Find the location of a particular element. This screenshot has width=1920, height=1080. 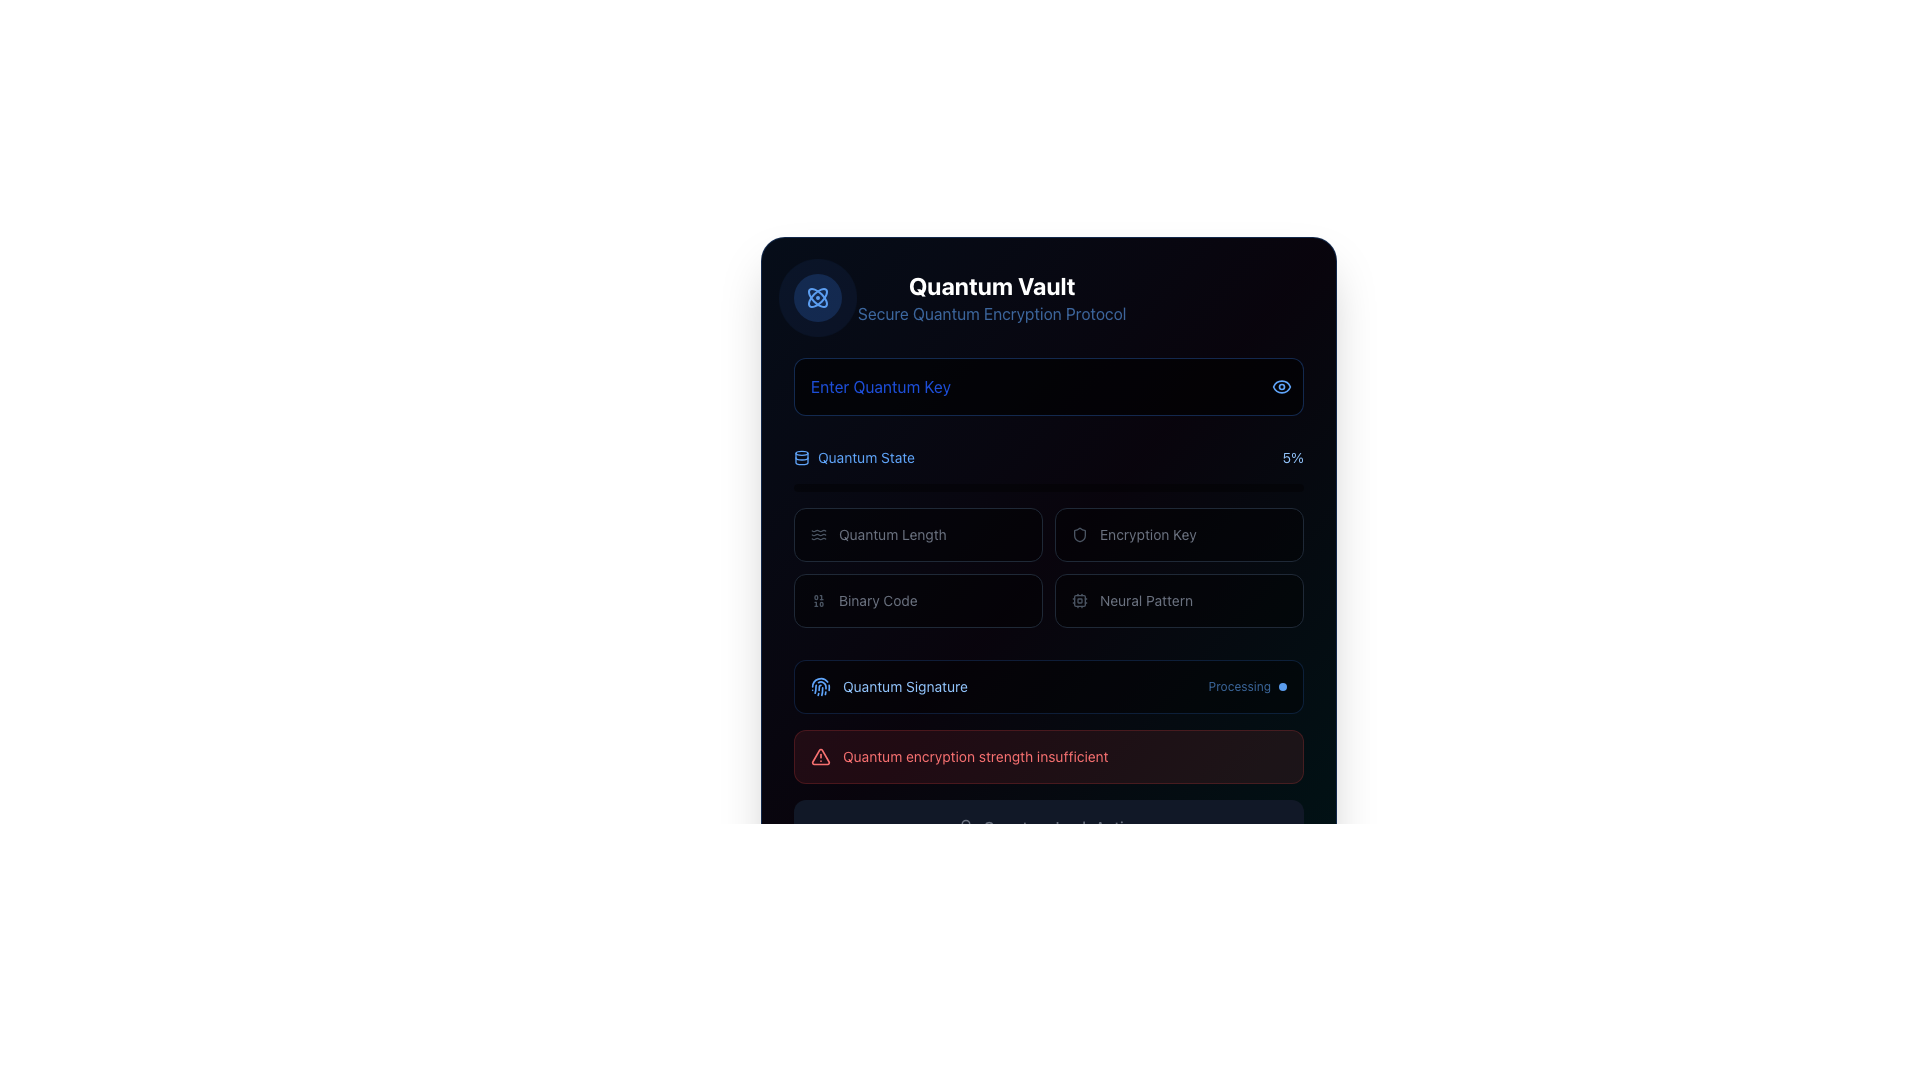

the stylized blue atom icon located in the top-left corner of the interface is located at coordinates (817, 297).